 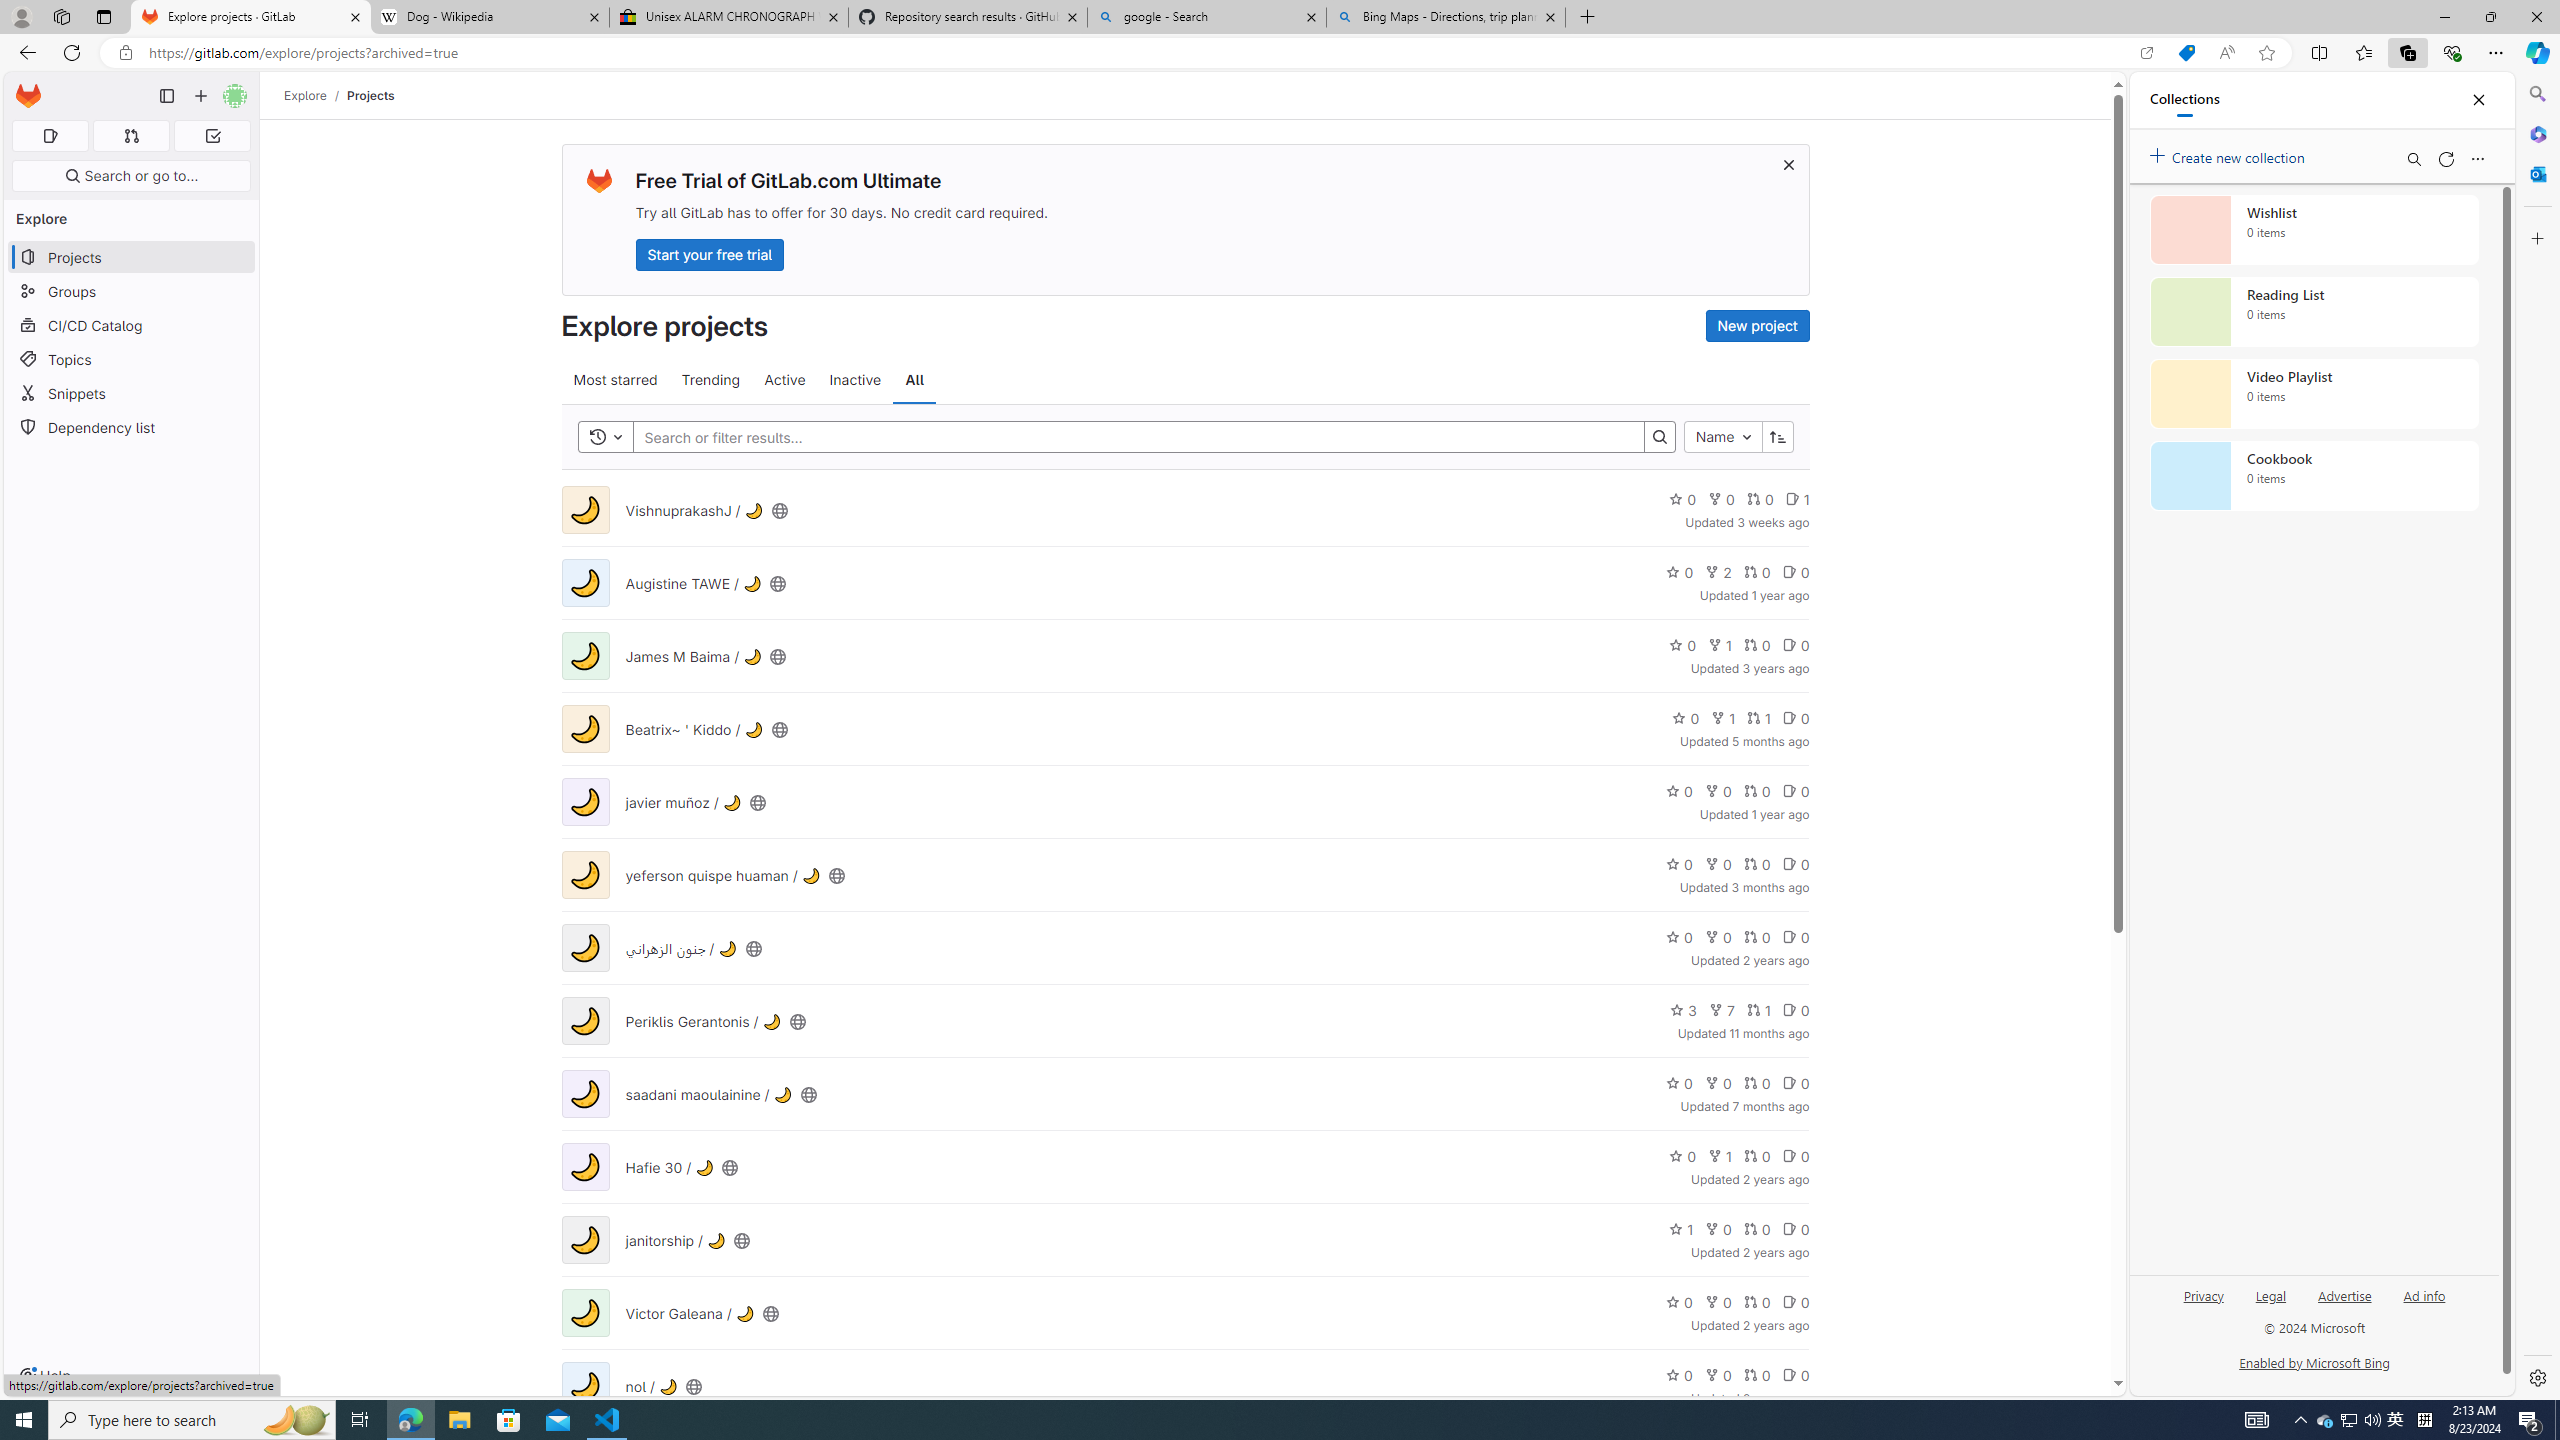 I want to click on 'Projects', so click(x=370, y=95).